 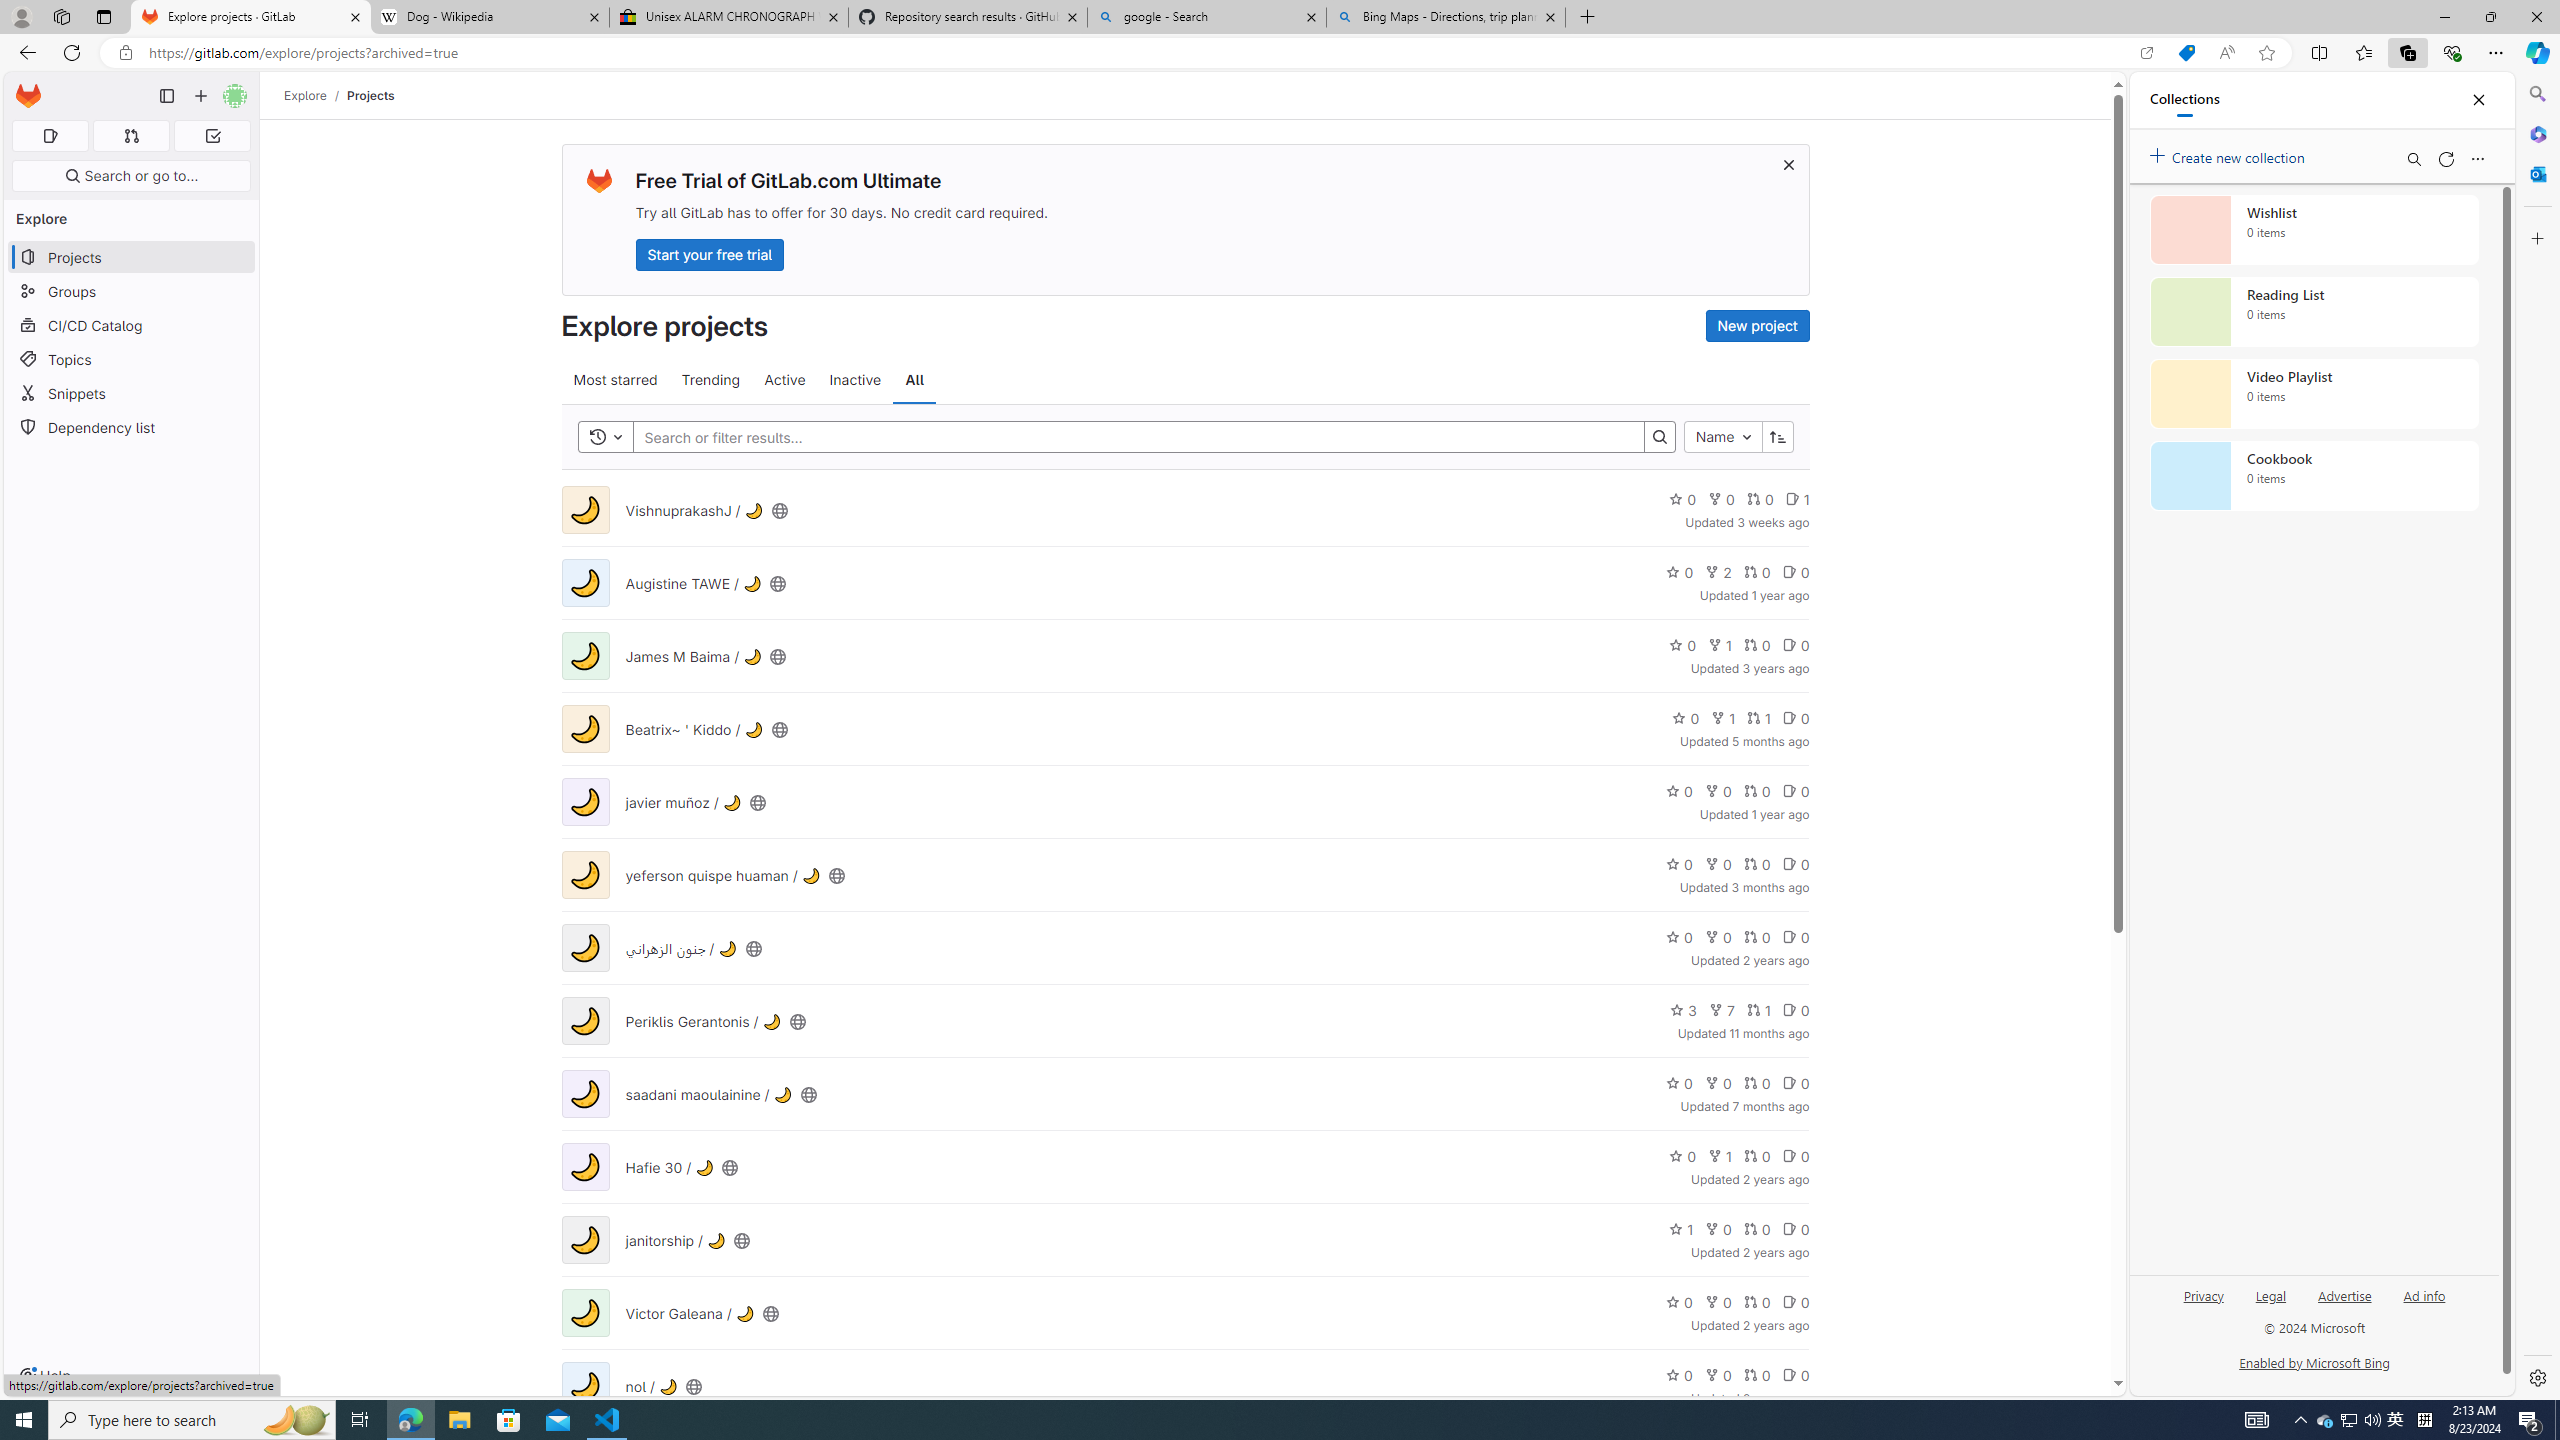 I want to click on 'Projects', so click(x=370, y=95).